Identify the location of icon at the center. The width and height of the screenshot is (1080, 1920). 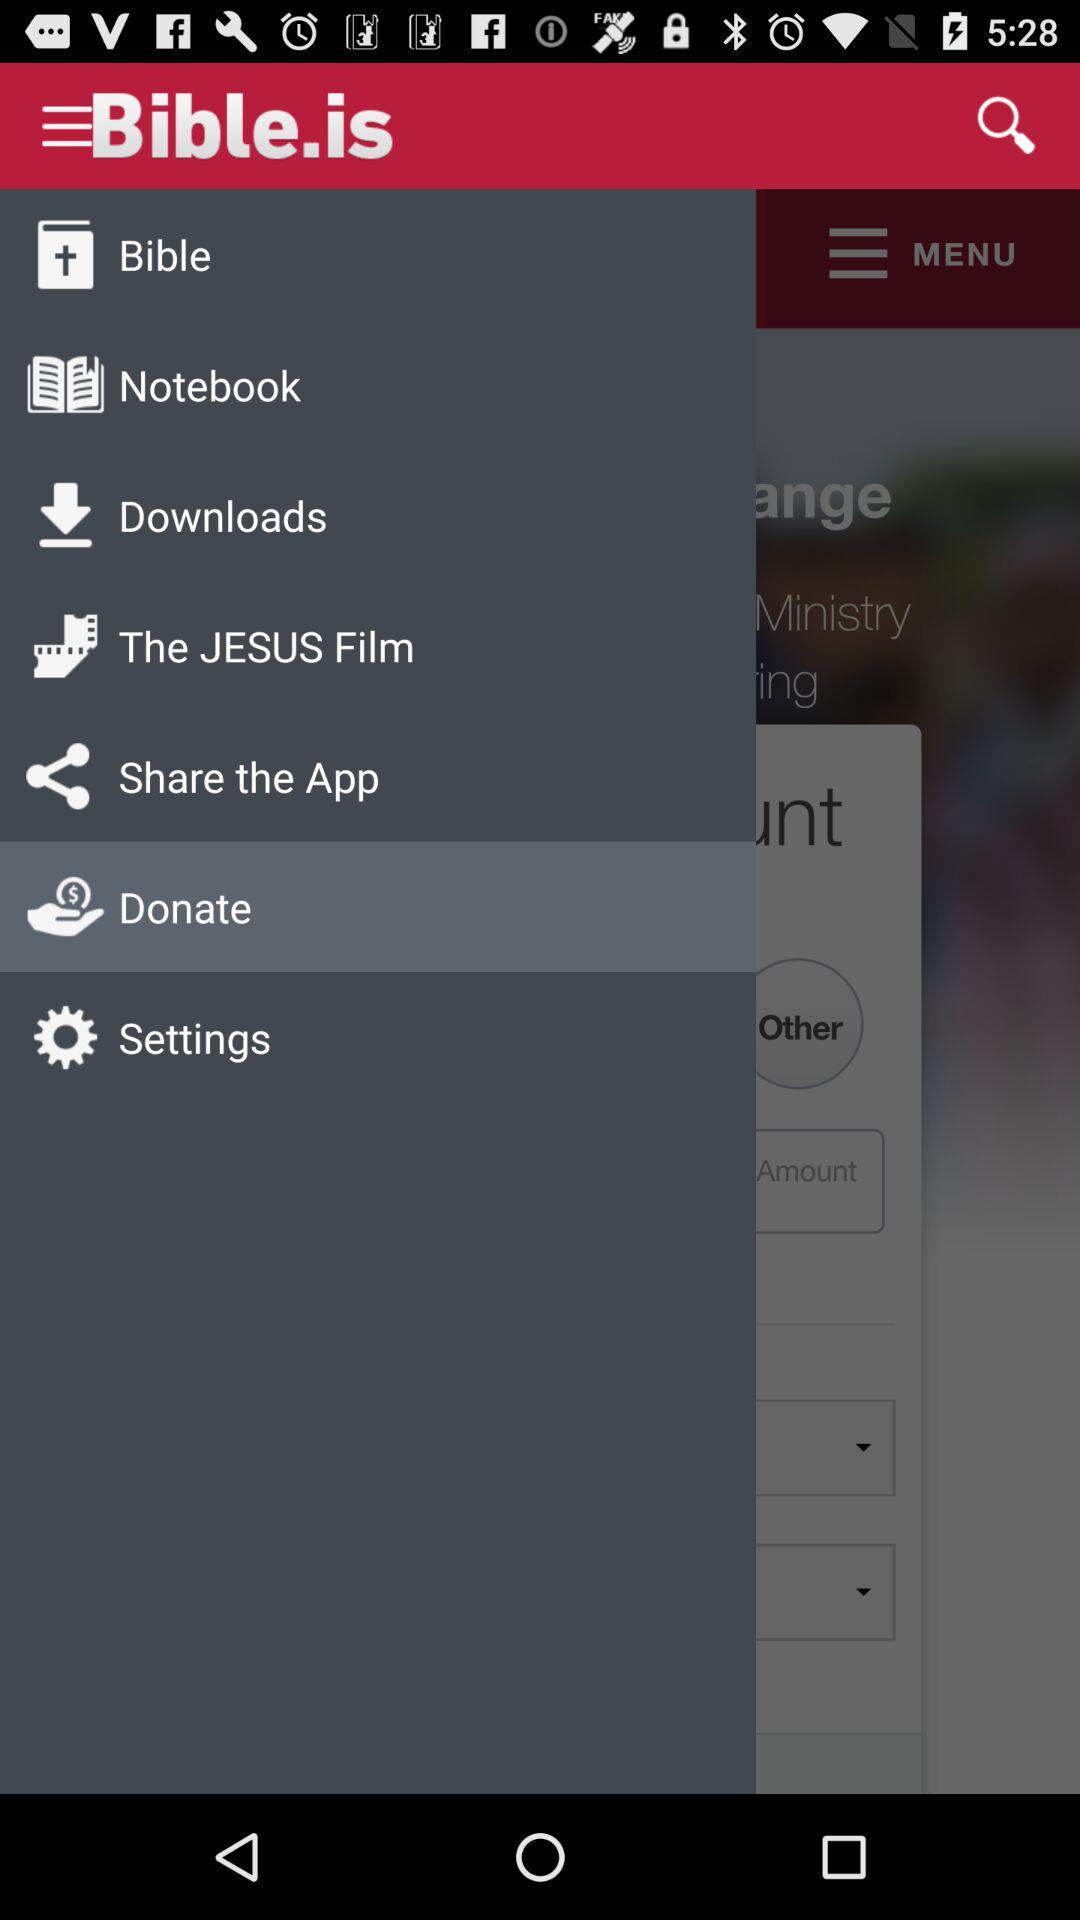
(540, 991).